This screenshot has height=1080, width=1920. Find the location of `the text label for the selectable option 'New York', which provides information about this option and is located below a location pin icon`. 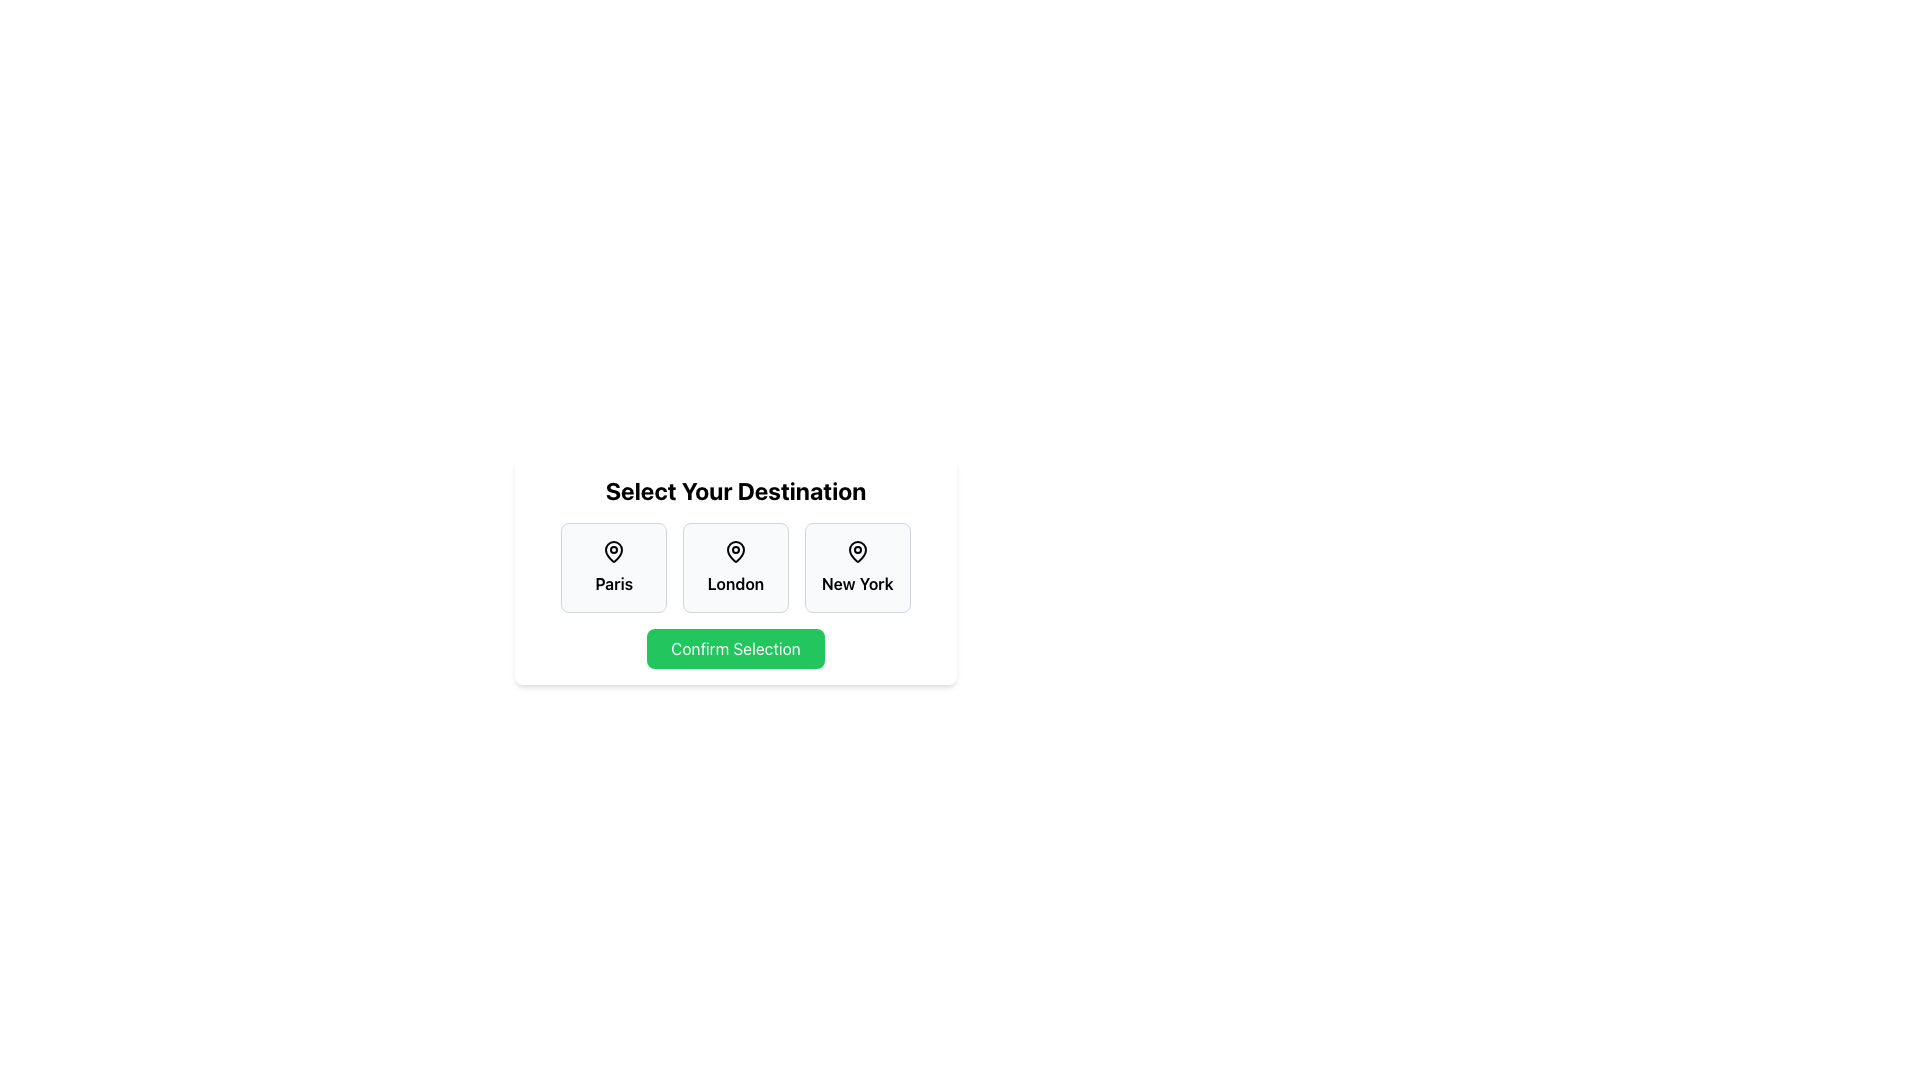

the text label for the selectable option 'New York', which provides information about this option and is located below a location pin icon is located at coordinates (857, 583).